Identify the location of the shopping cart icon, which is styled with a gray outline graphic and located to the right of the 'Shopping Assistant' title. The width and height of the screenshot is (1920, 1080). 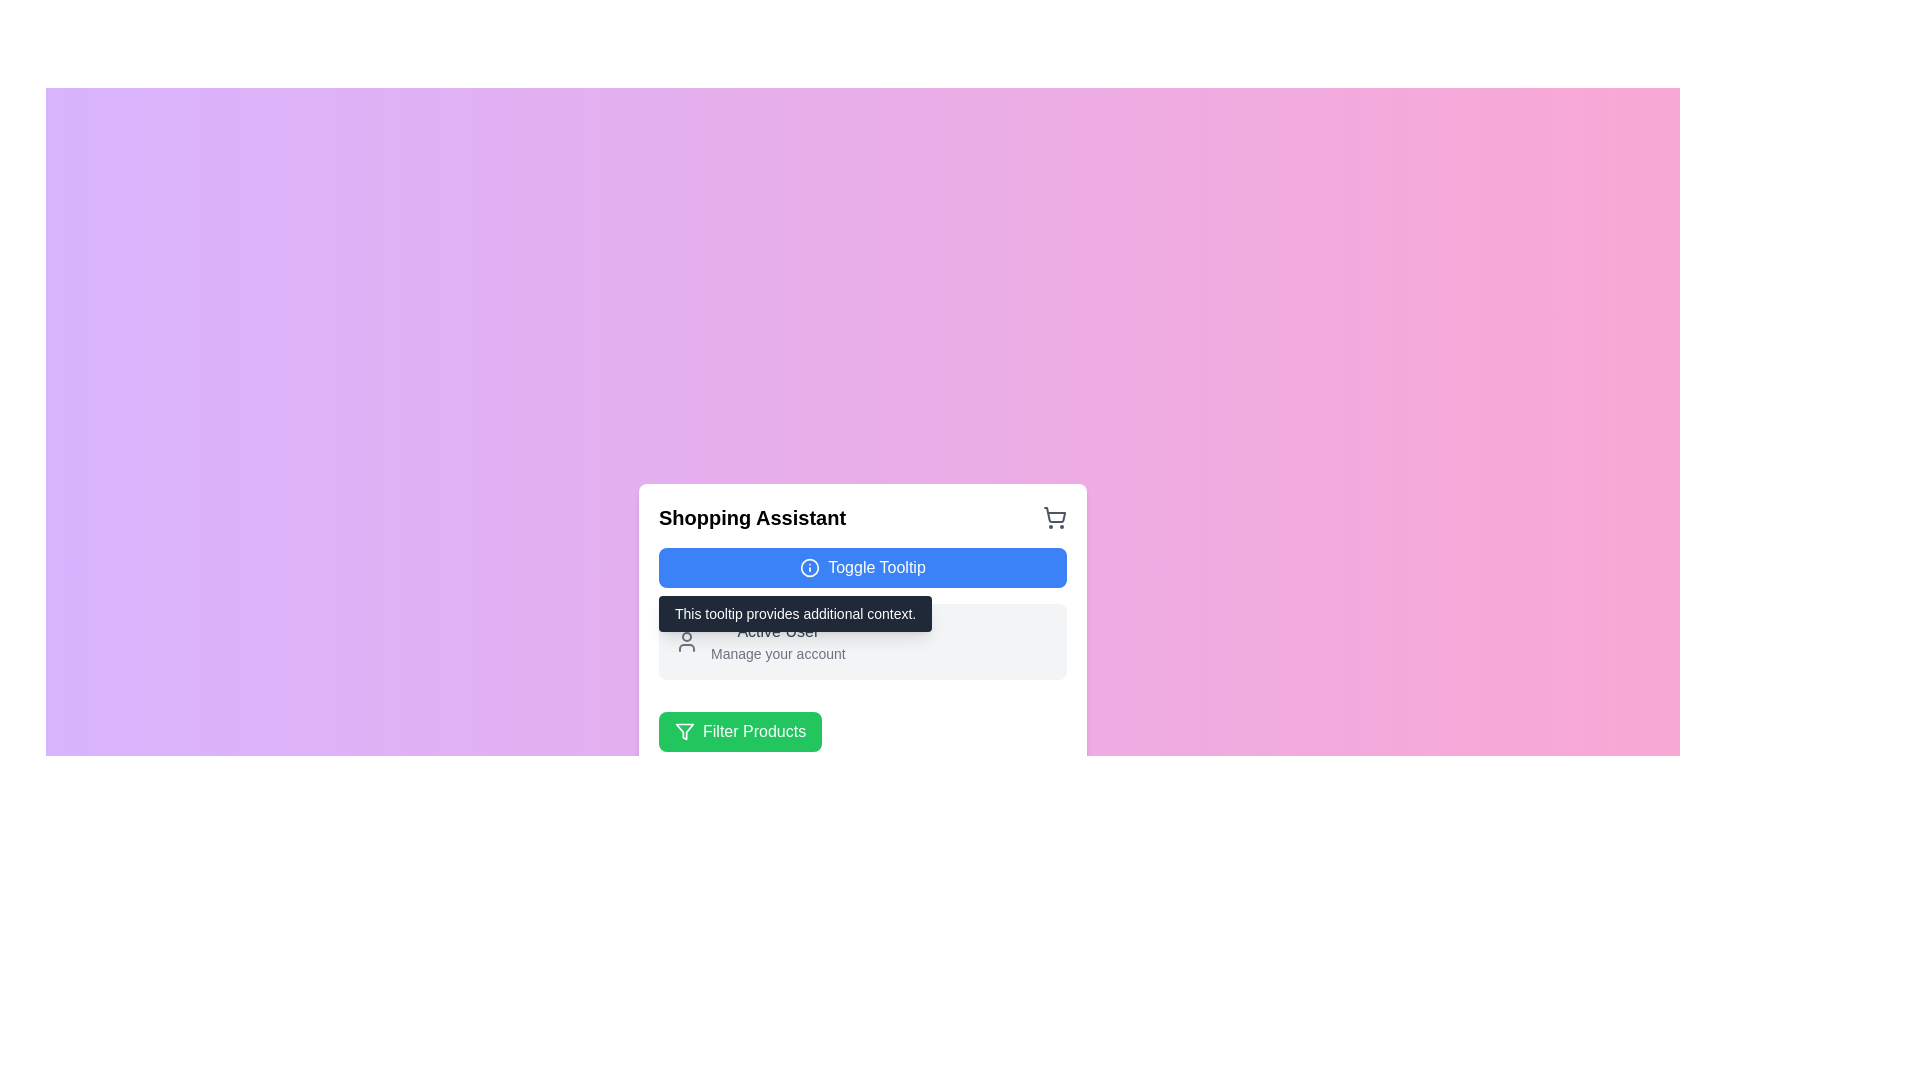
(1054, 516).